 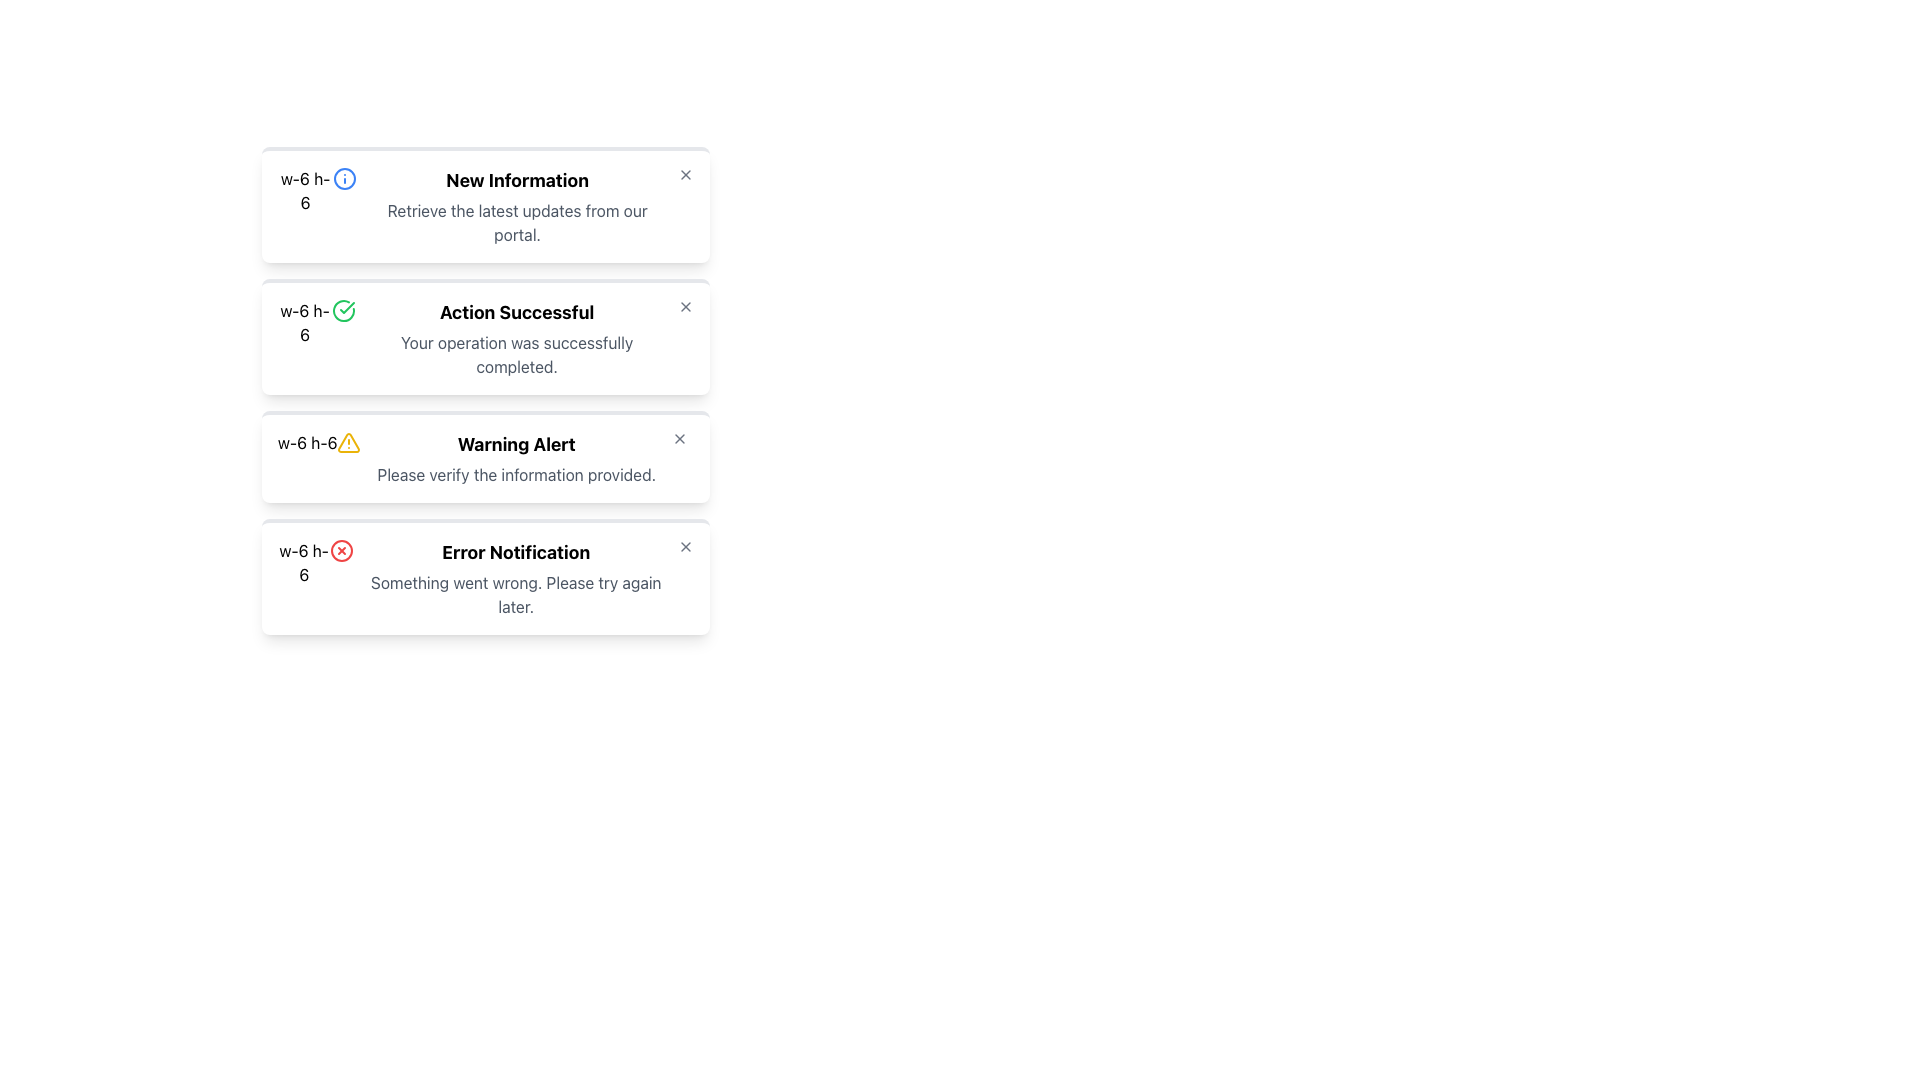 I want to click on error message displayed in the text display located below the 'Error Notification' title in the notification panel, so click(x=516, y=593).